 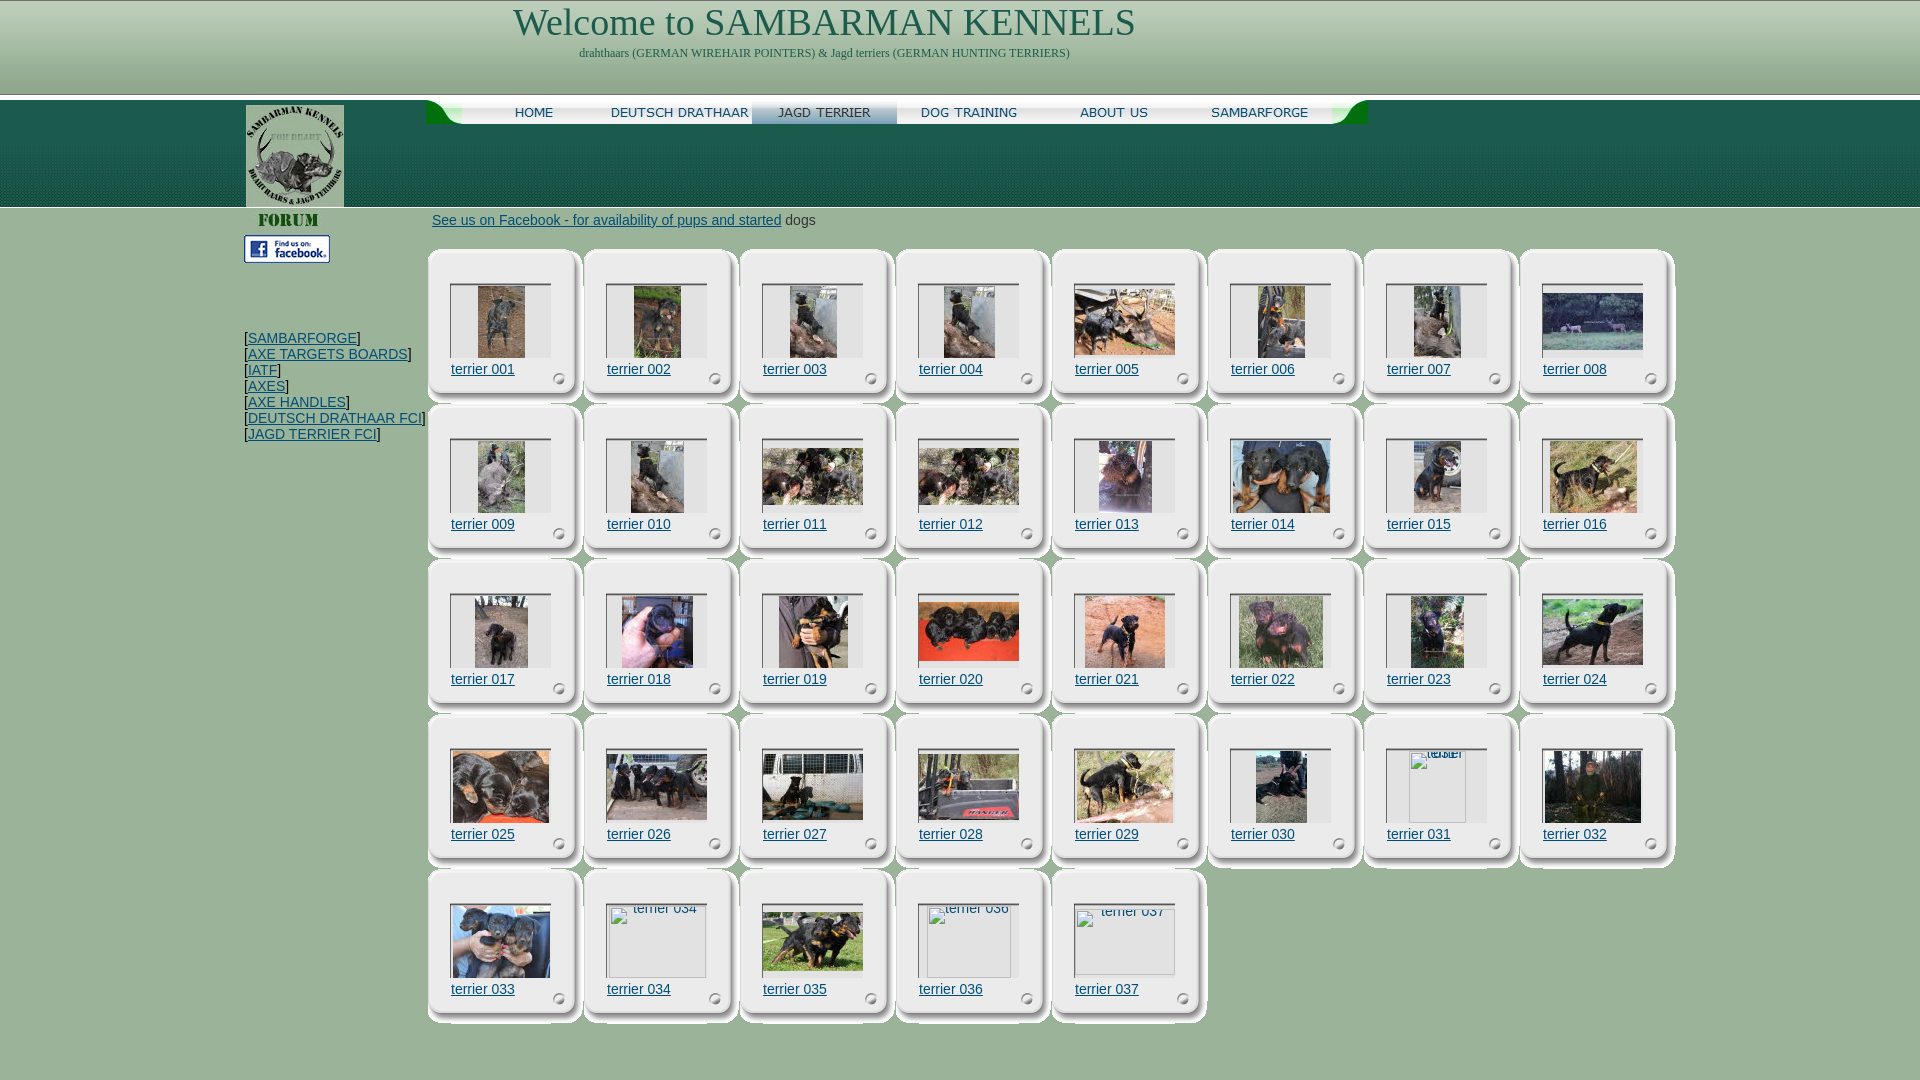 What do you see at coordinates (1281, 632) in the screenshot?
I see `'terrier 022'` at bounding box center [1281, 632].